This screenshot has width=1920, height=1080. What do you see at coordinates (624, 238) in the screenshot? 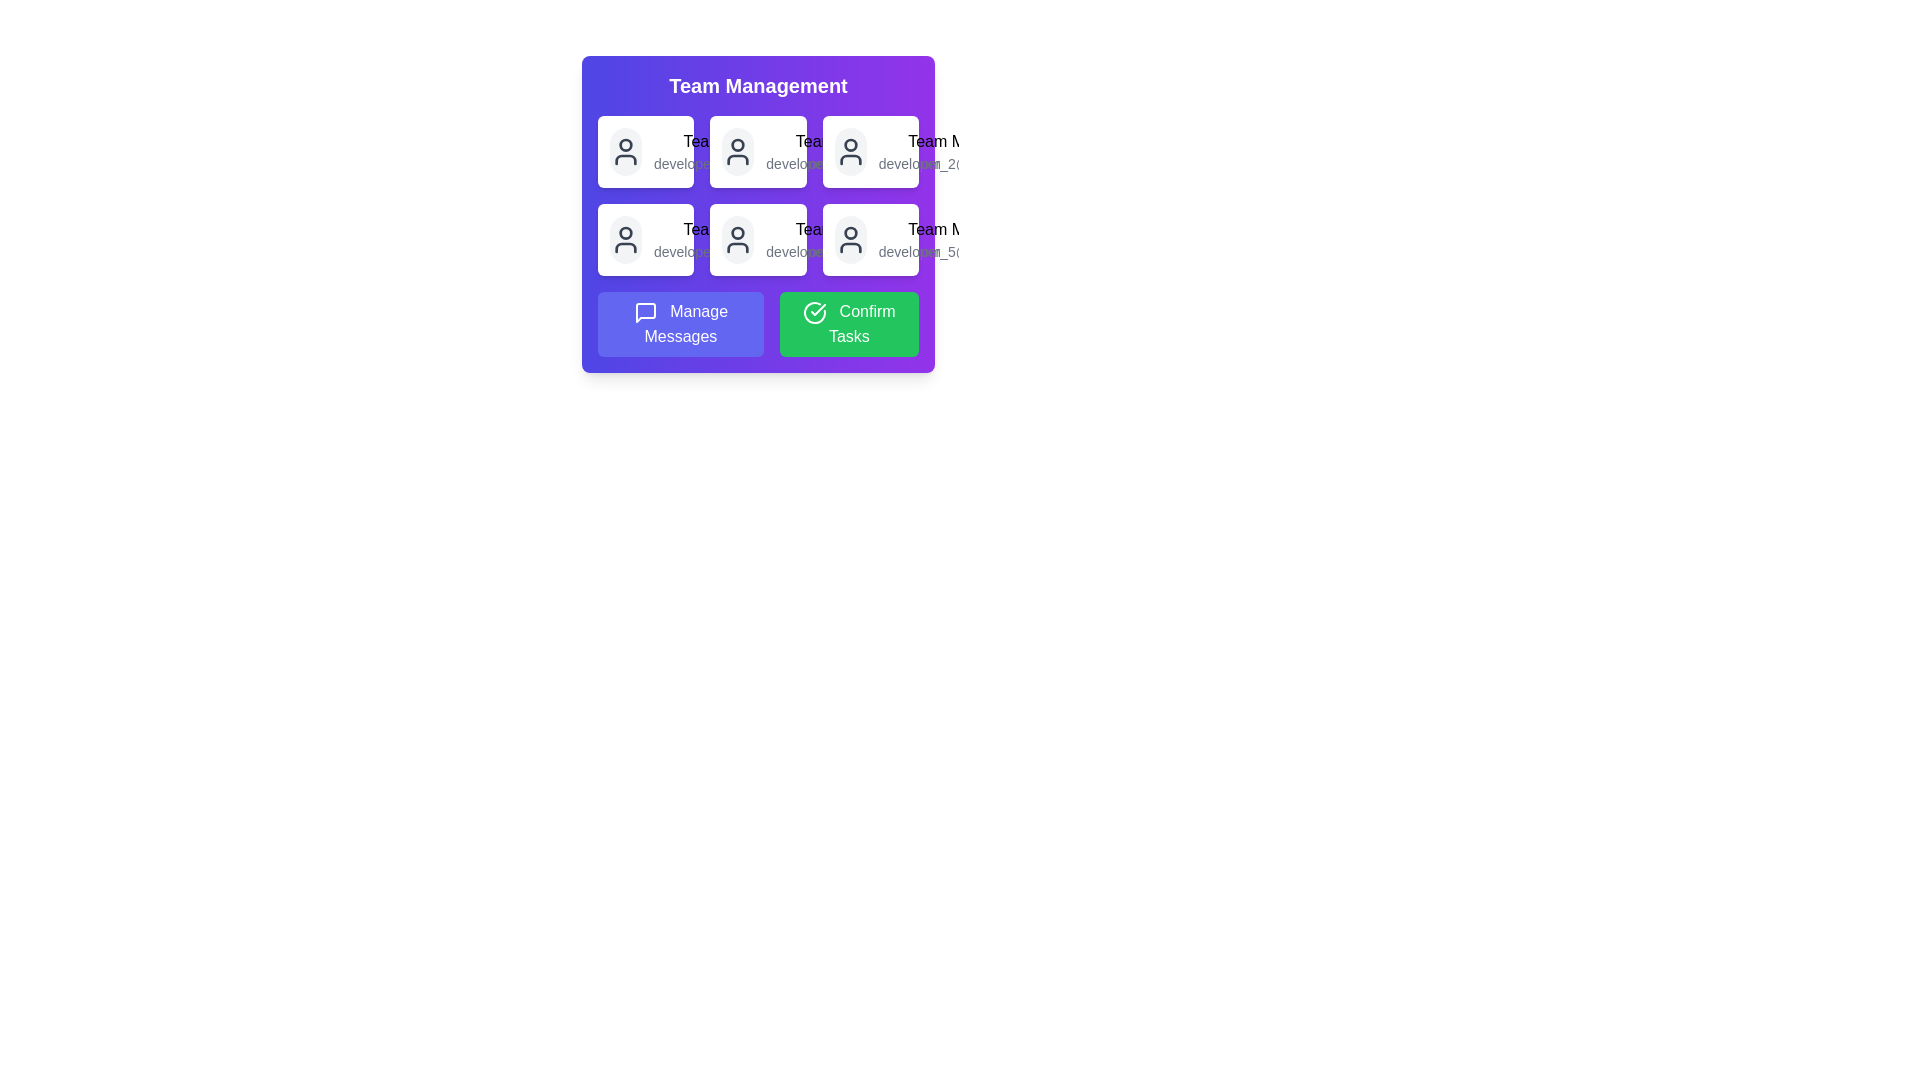
I see `the team member icon located in the second row, first column of the team management interface` at bounding box center [624, 238].